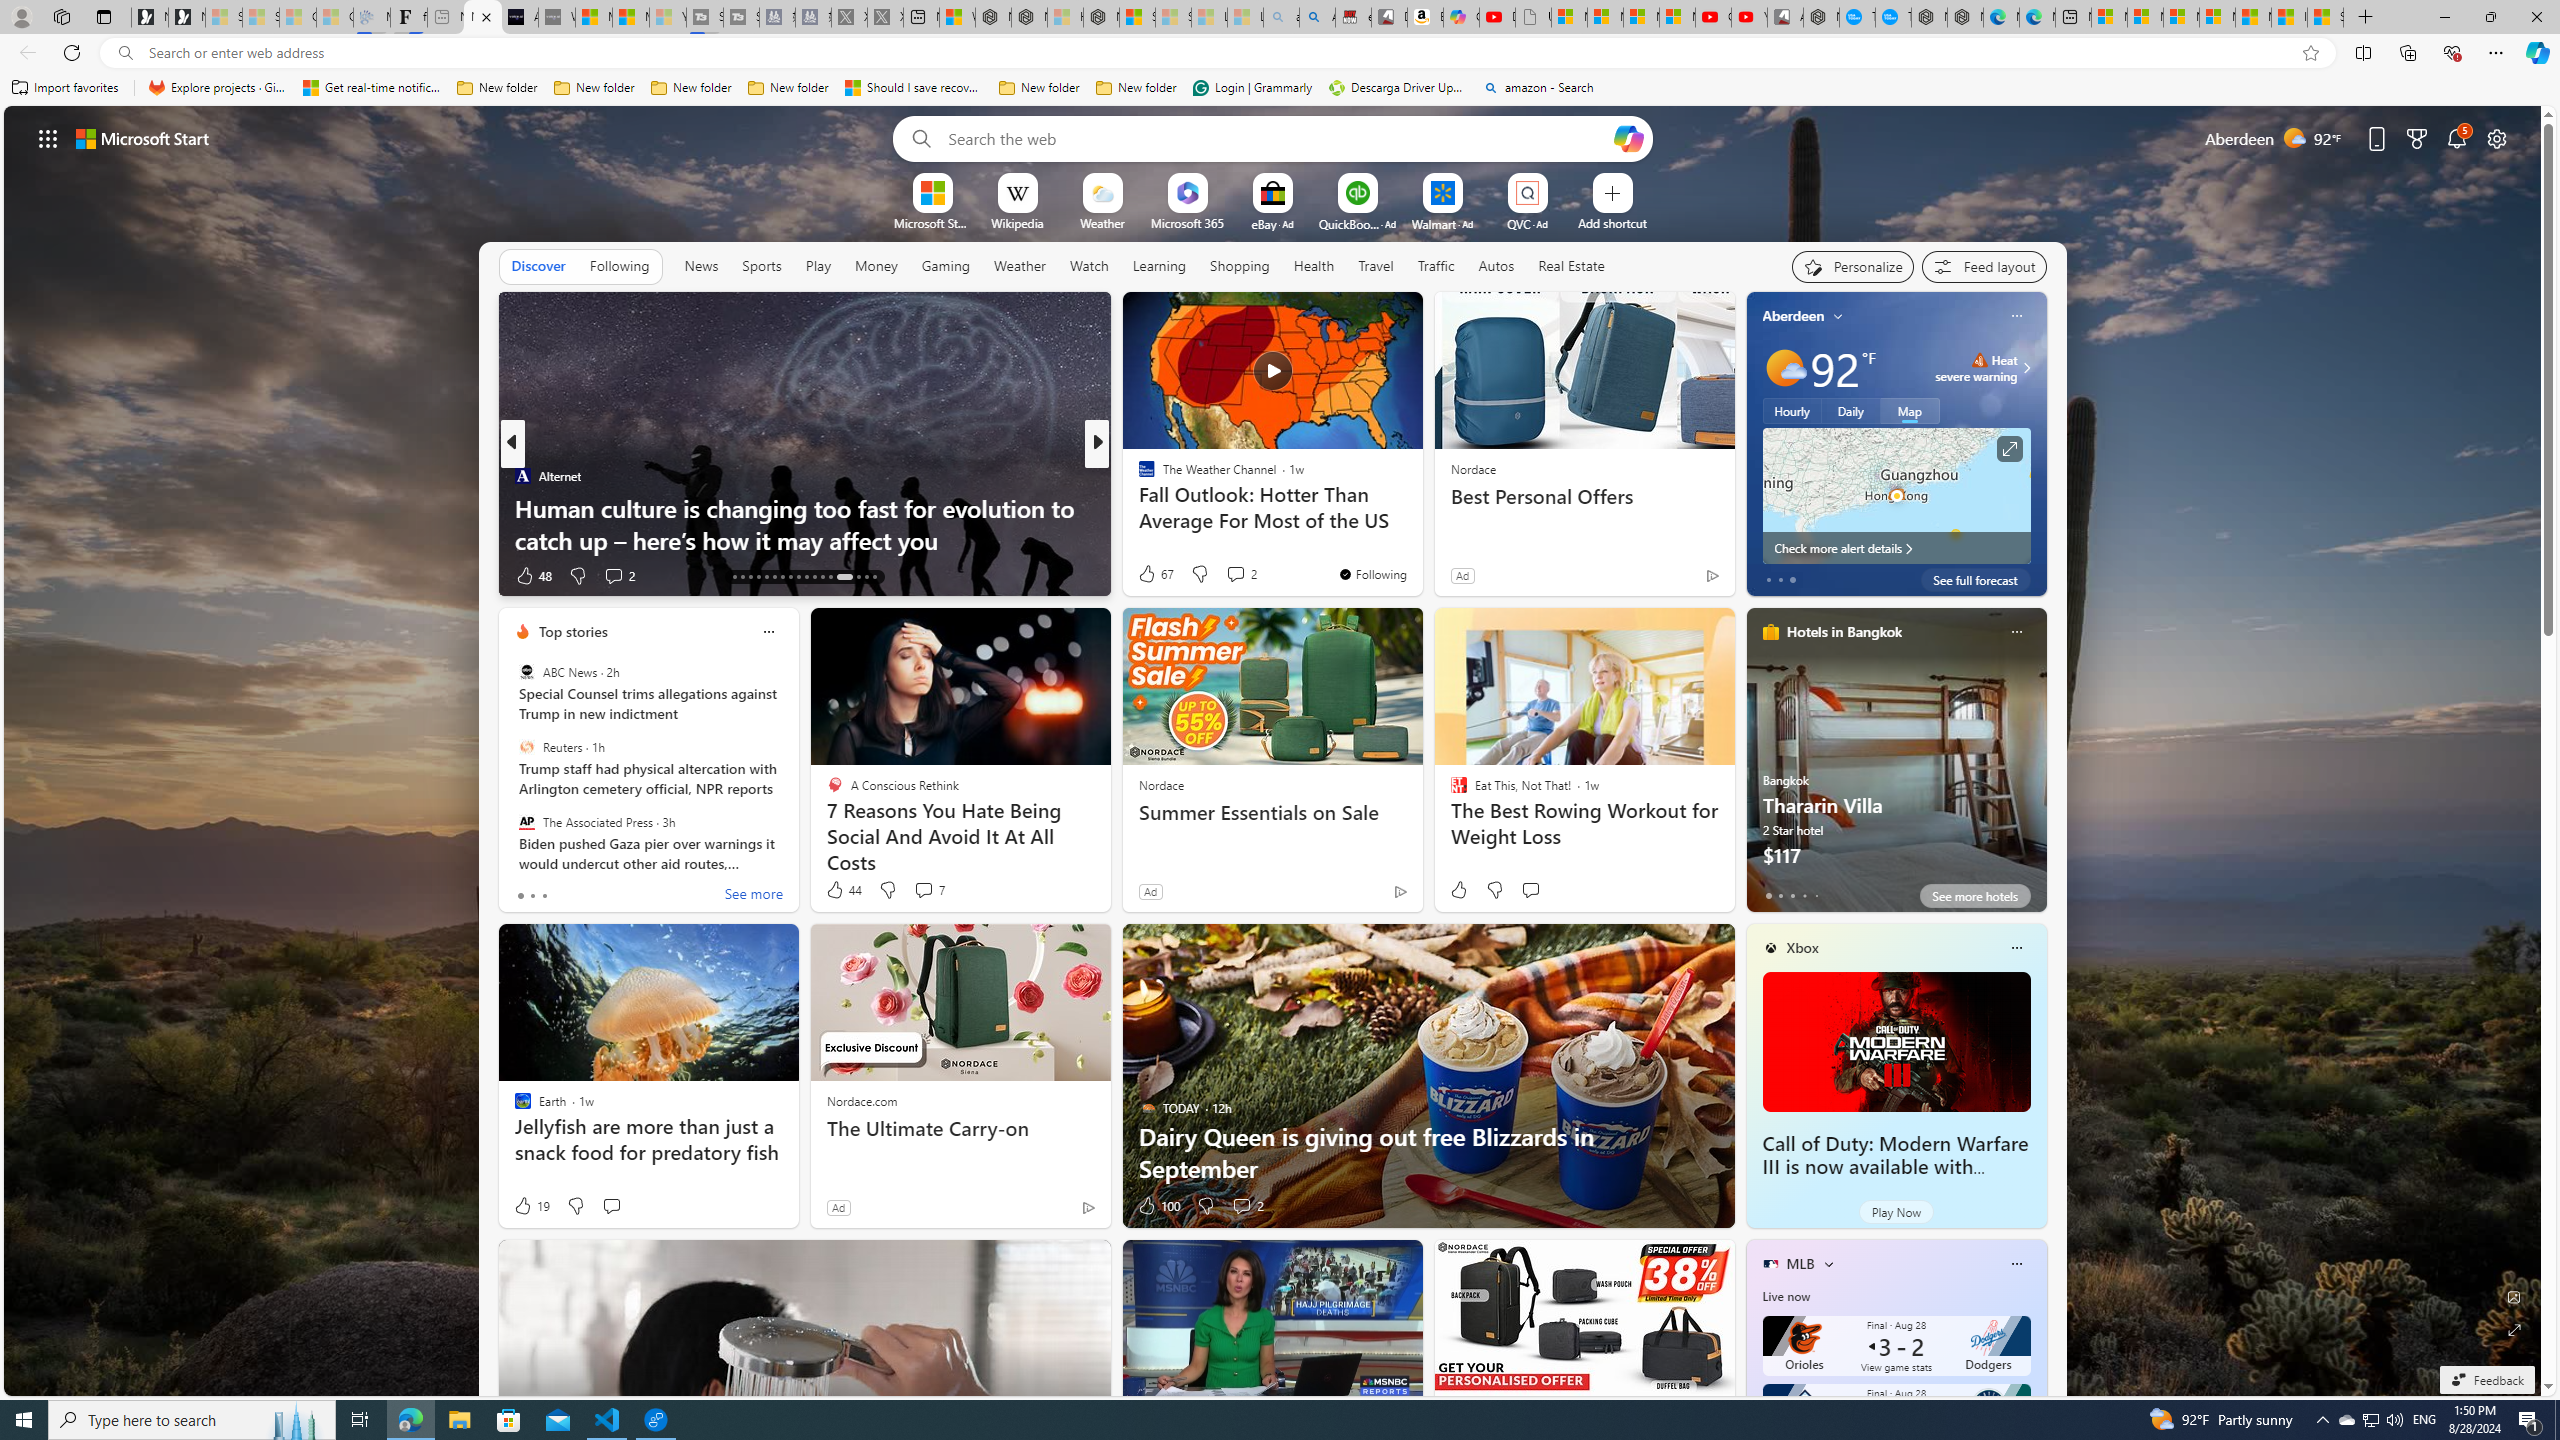 This screenshot has width=2560, height=1440. I want to click on 'AutomationID: tab-43', so click(873, 577).